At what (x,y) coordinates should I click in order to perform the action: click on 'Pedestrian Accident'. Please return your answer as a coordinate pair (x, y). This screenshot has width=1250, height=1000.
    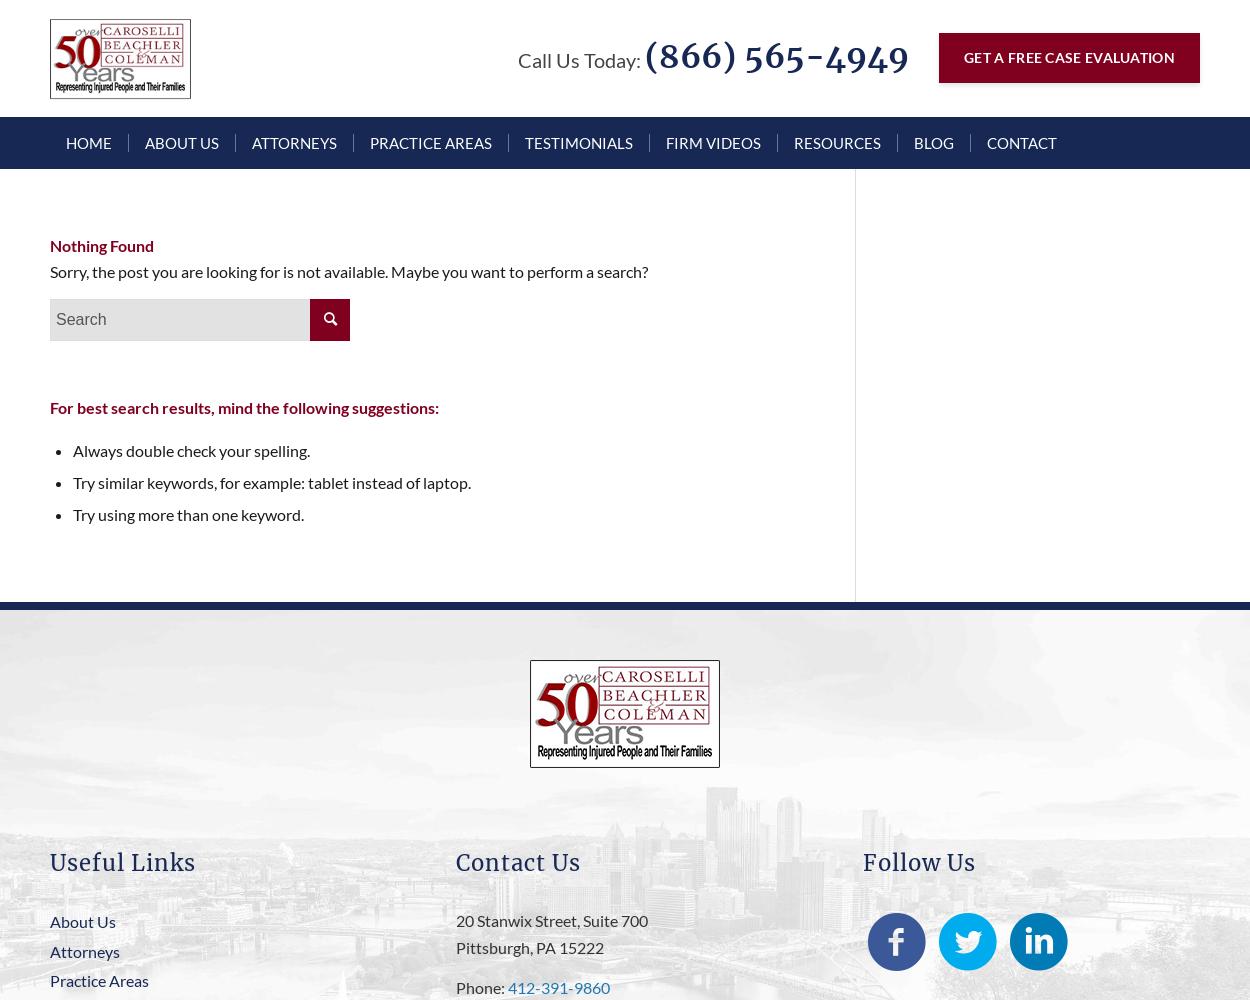
    Looking at the image, I should click on (660, 348).